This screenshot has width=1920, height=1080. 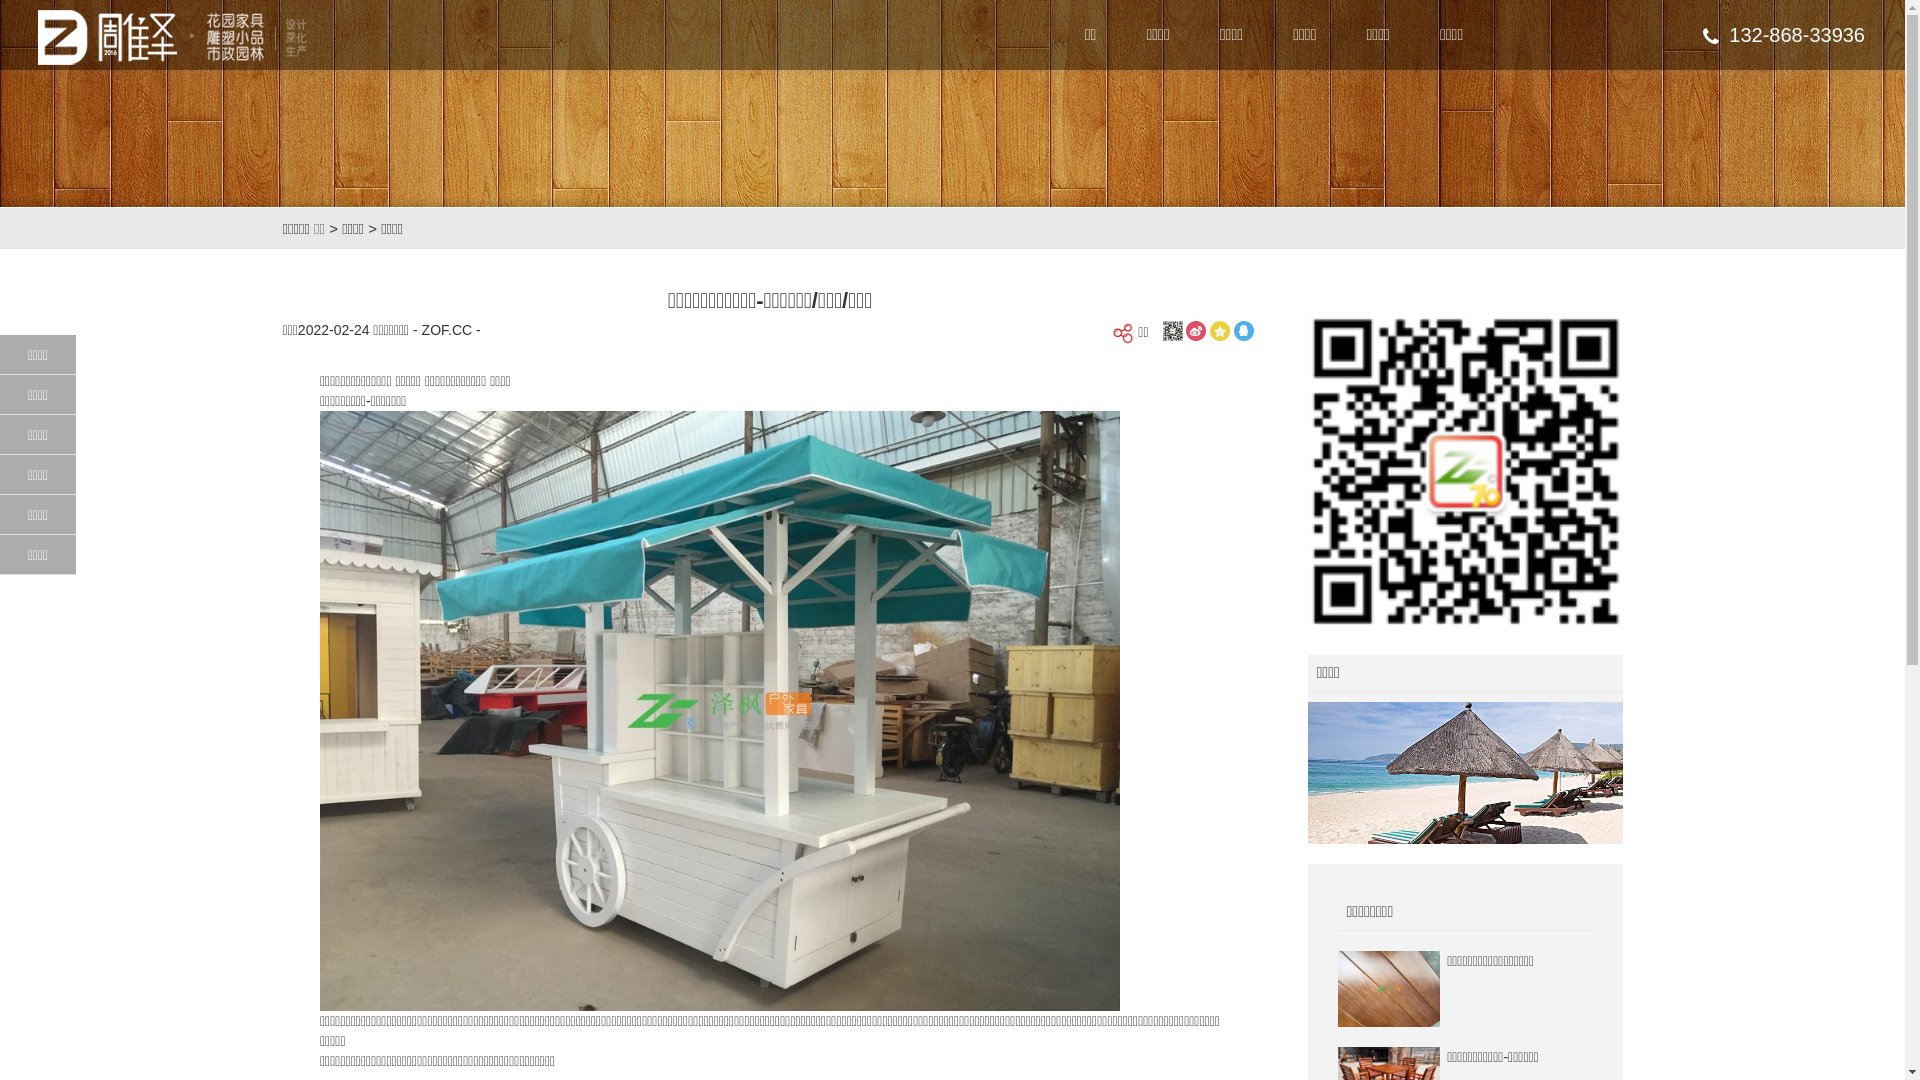 I want to click on '132-868-33936', so click(x=1702, y=34).